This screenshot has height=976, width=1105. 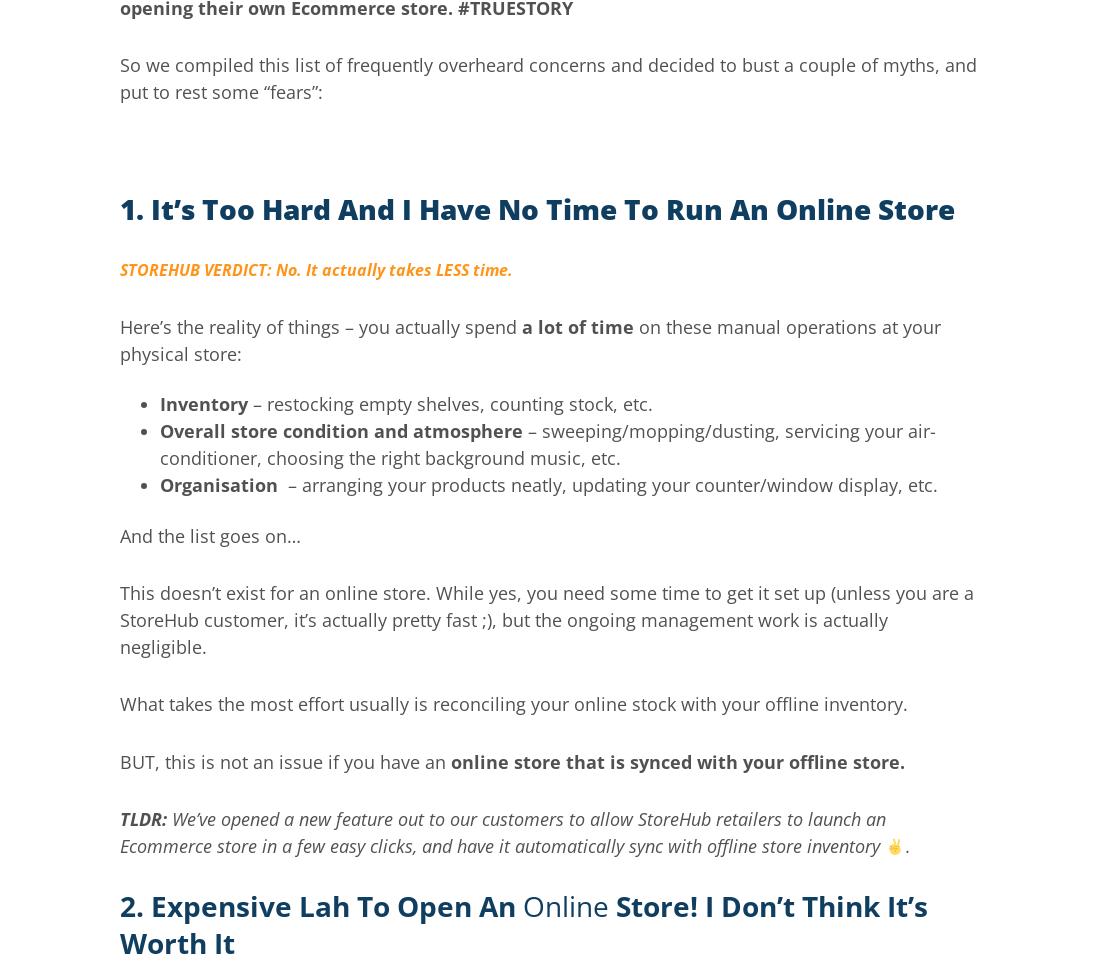 I want to click on 'Online', so click(x=565, y=905).